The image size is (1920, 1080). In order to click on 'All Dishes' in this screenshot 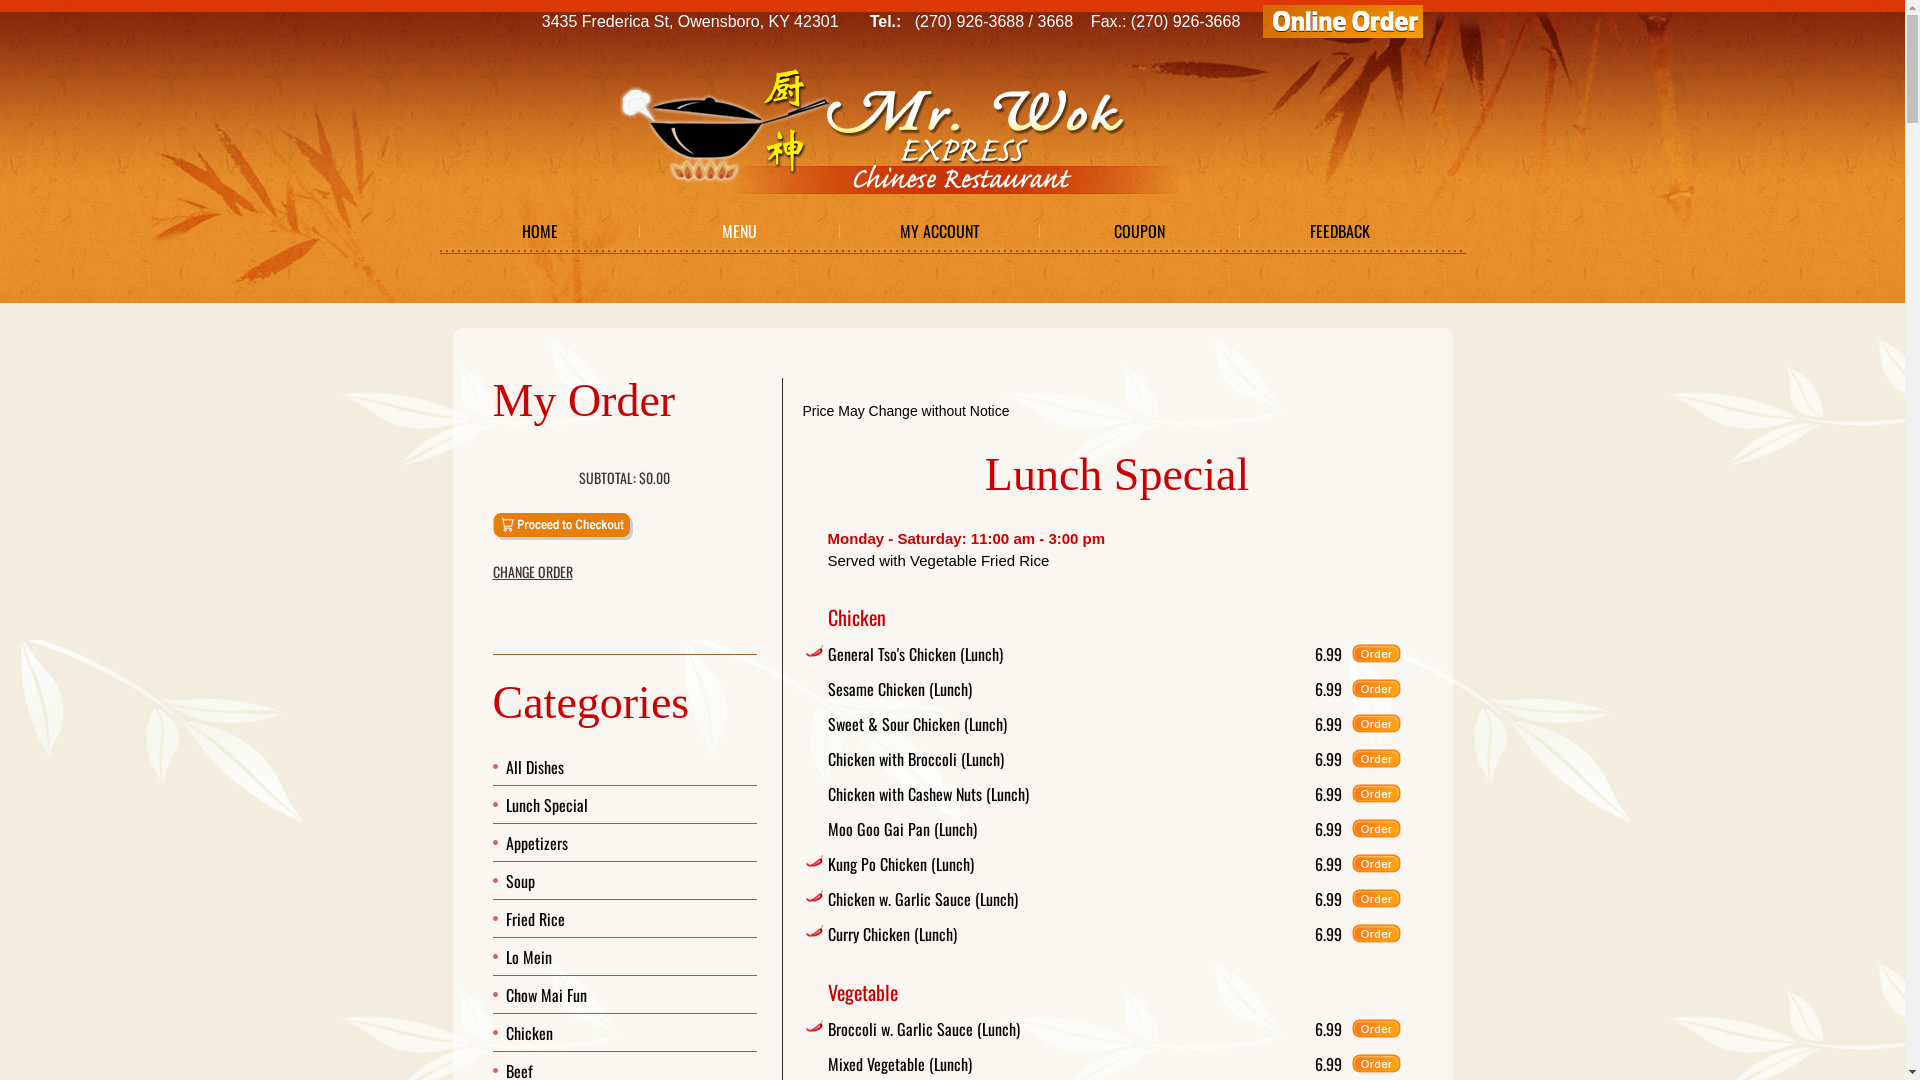, I will do `click(534, 766)`.